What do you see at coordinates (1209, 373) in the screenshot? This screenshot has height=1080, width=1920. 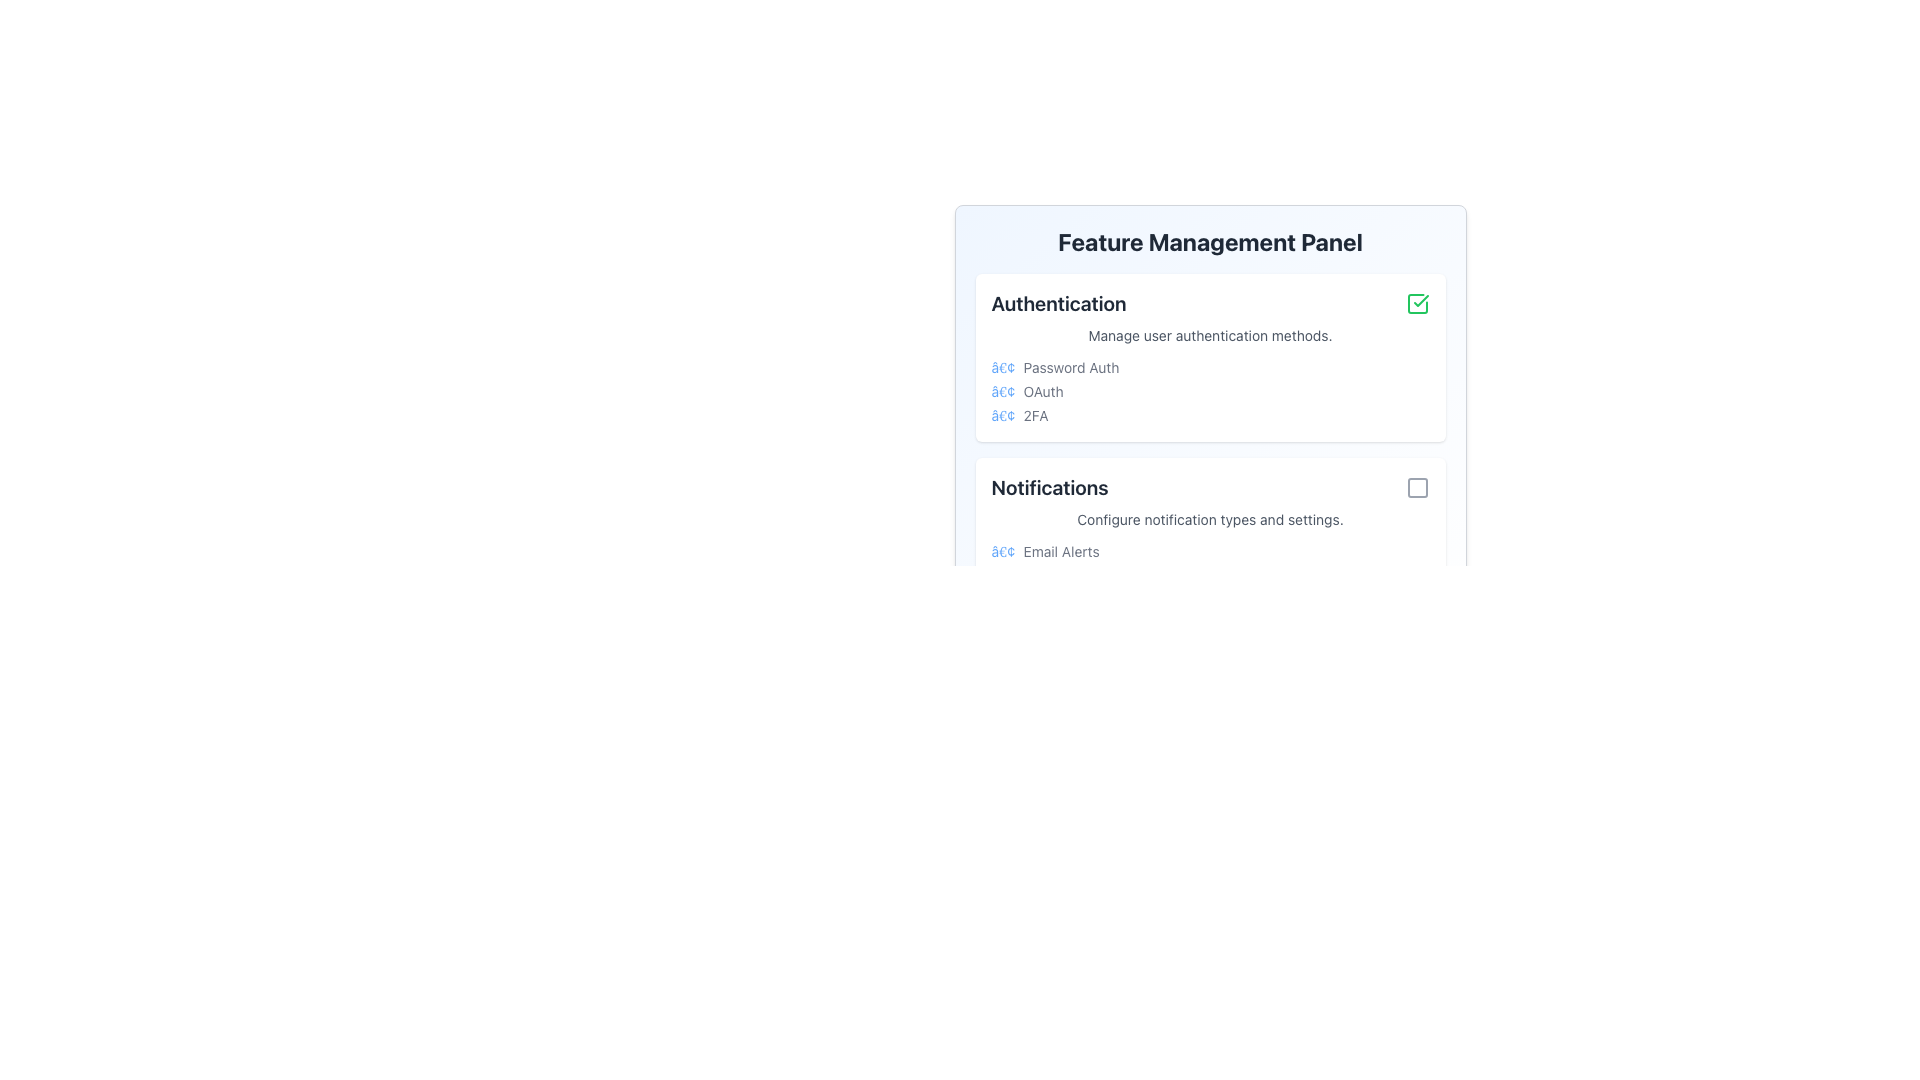 I see `the items listed in the Feature Management Panel, which is centrally located beneath the title 'Feature Management Panel'` at bounding box center [1209, 373].